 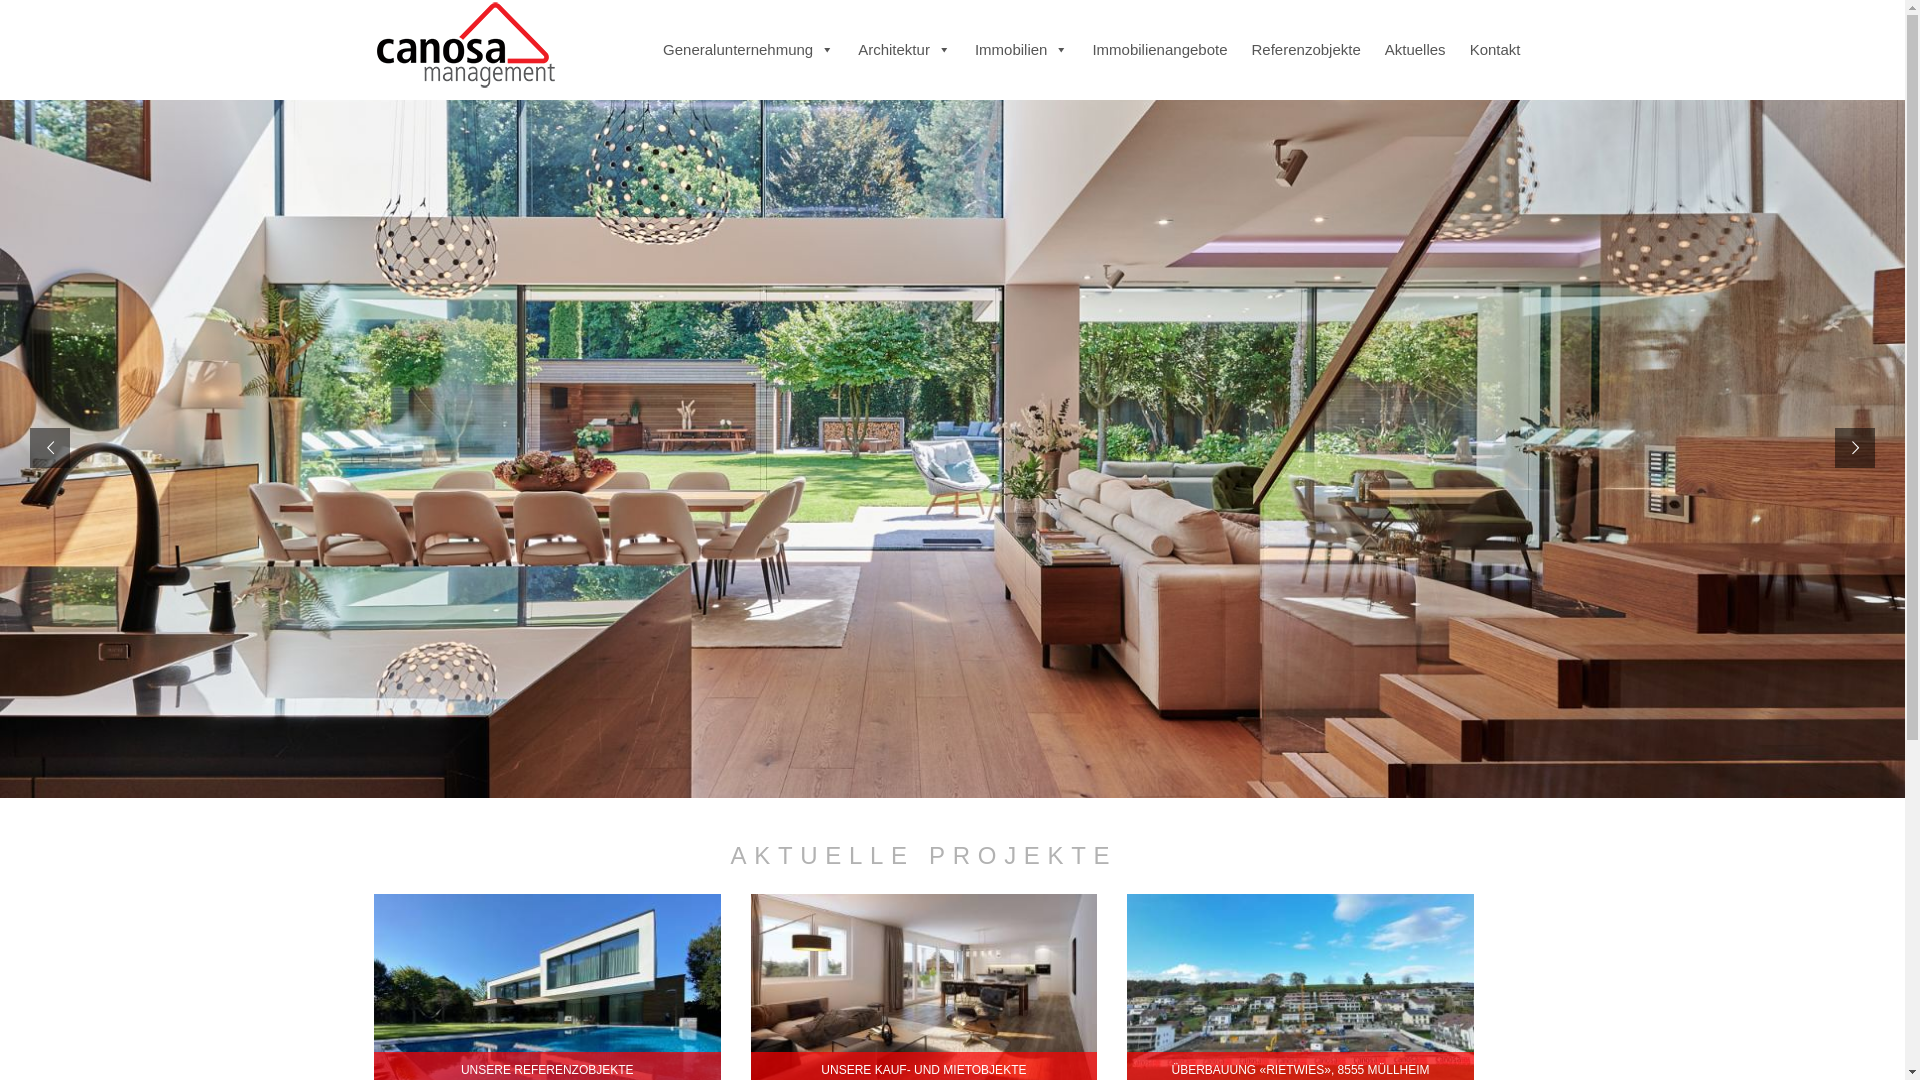 I want to click on 'Canosa Immobilien', so click(x=463, y=42).